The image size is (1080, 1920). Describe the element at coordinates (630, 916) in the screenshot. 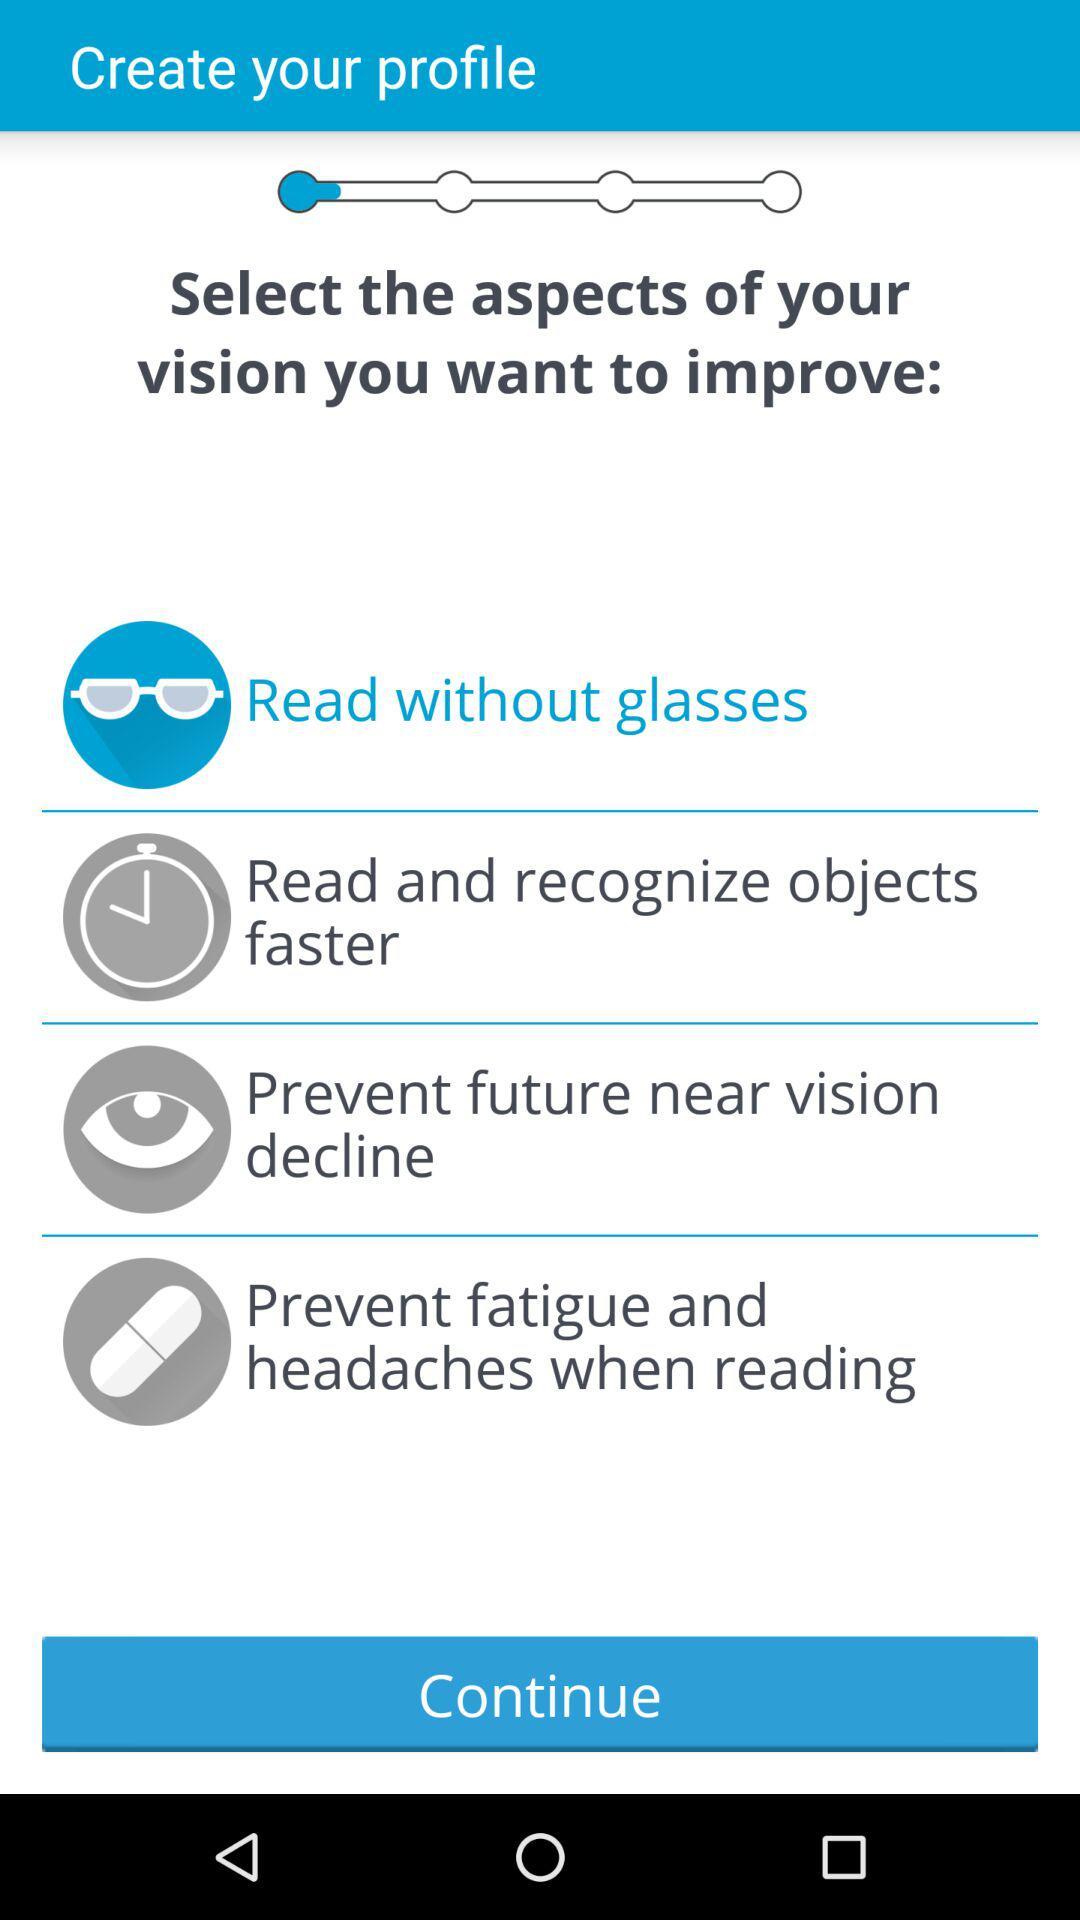

I see `item above the prevent future near` at that location.